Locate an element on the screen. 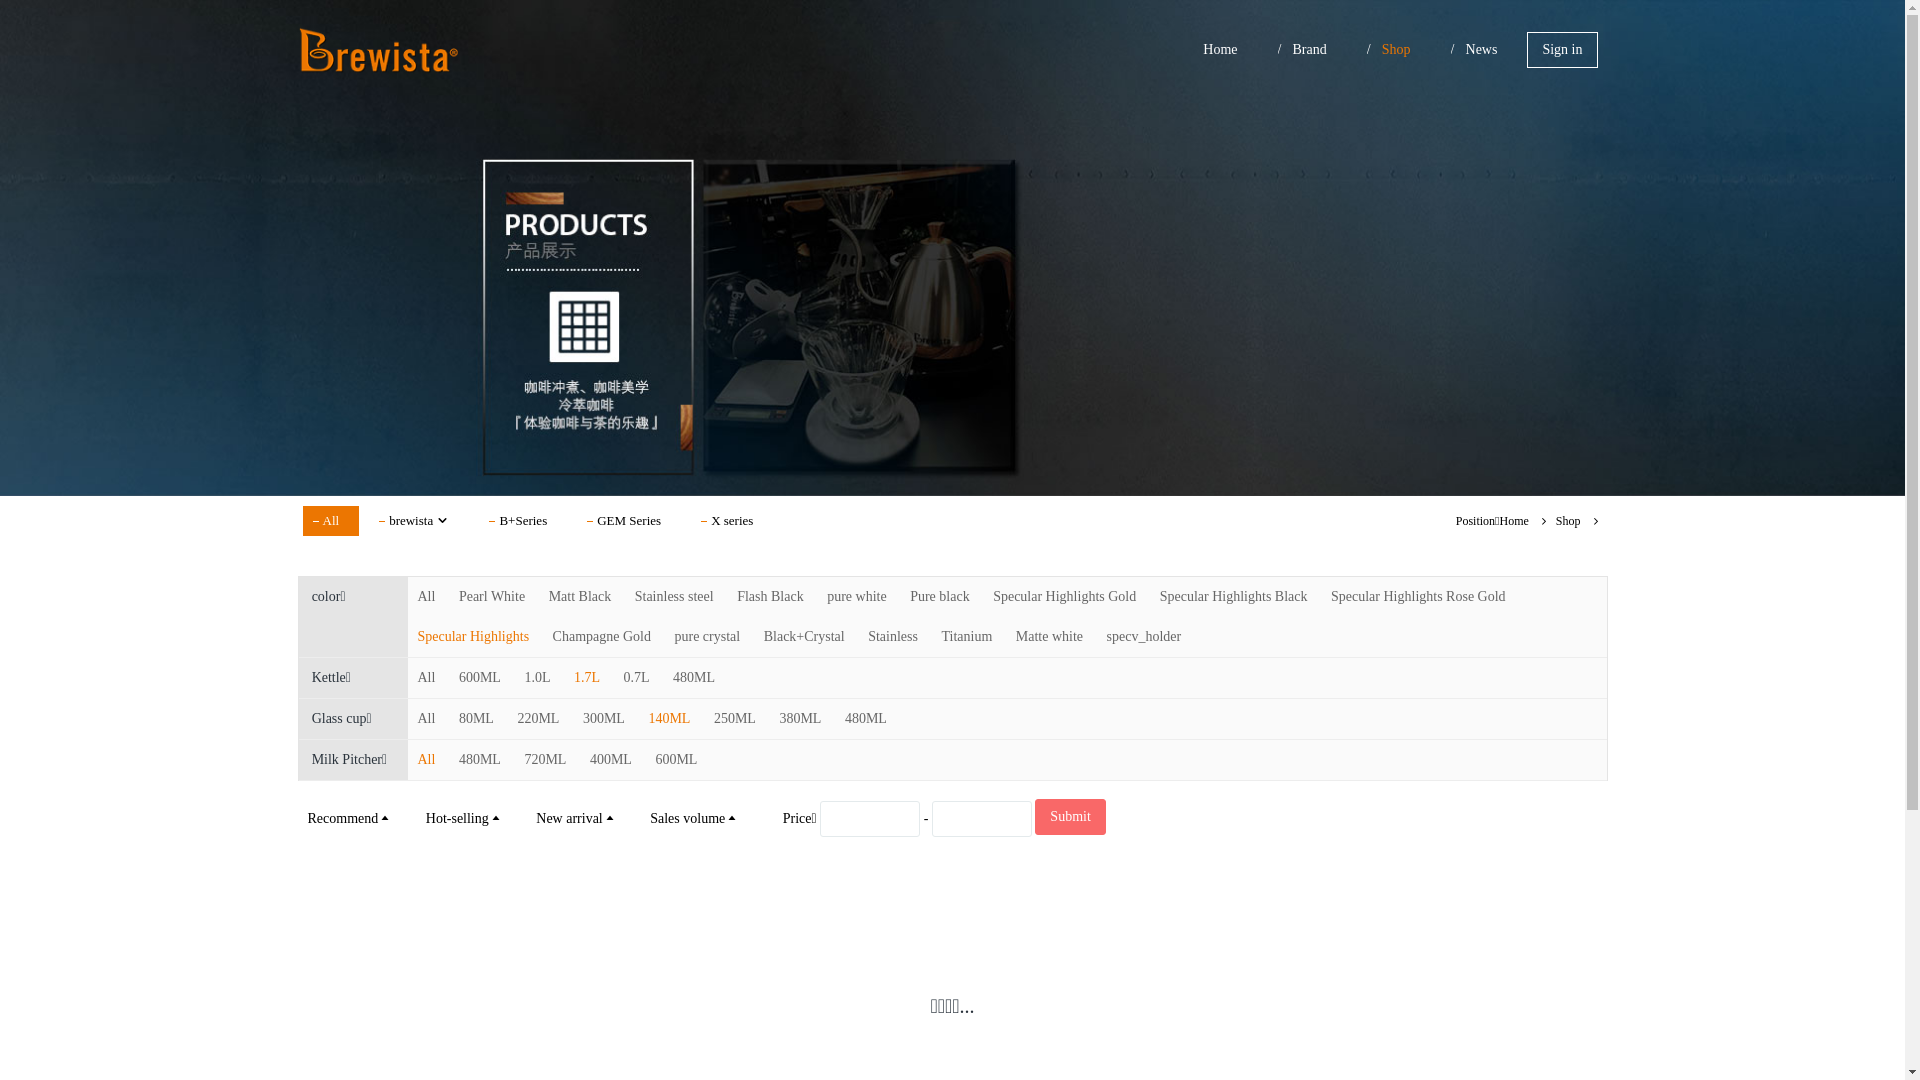 The height and width of the screenshot is (1080, 1920). 'Shop' is located at coordinates (1567, 519).